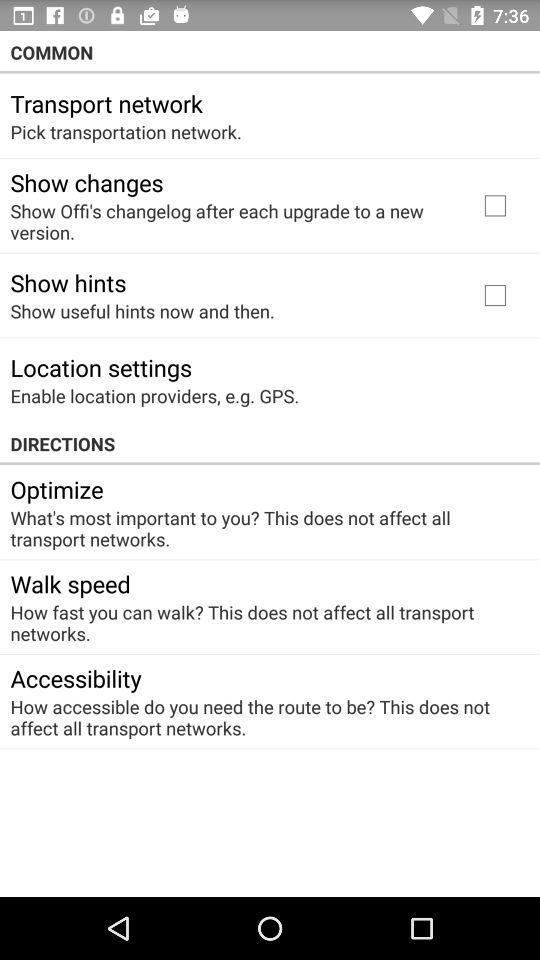  I want to click on the optimize icon, so click(57, 488).